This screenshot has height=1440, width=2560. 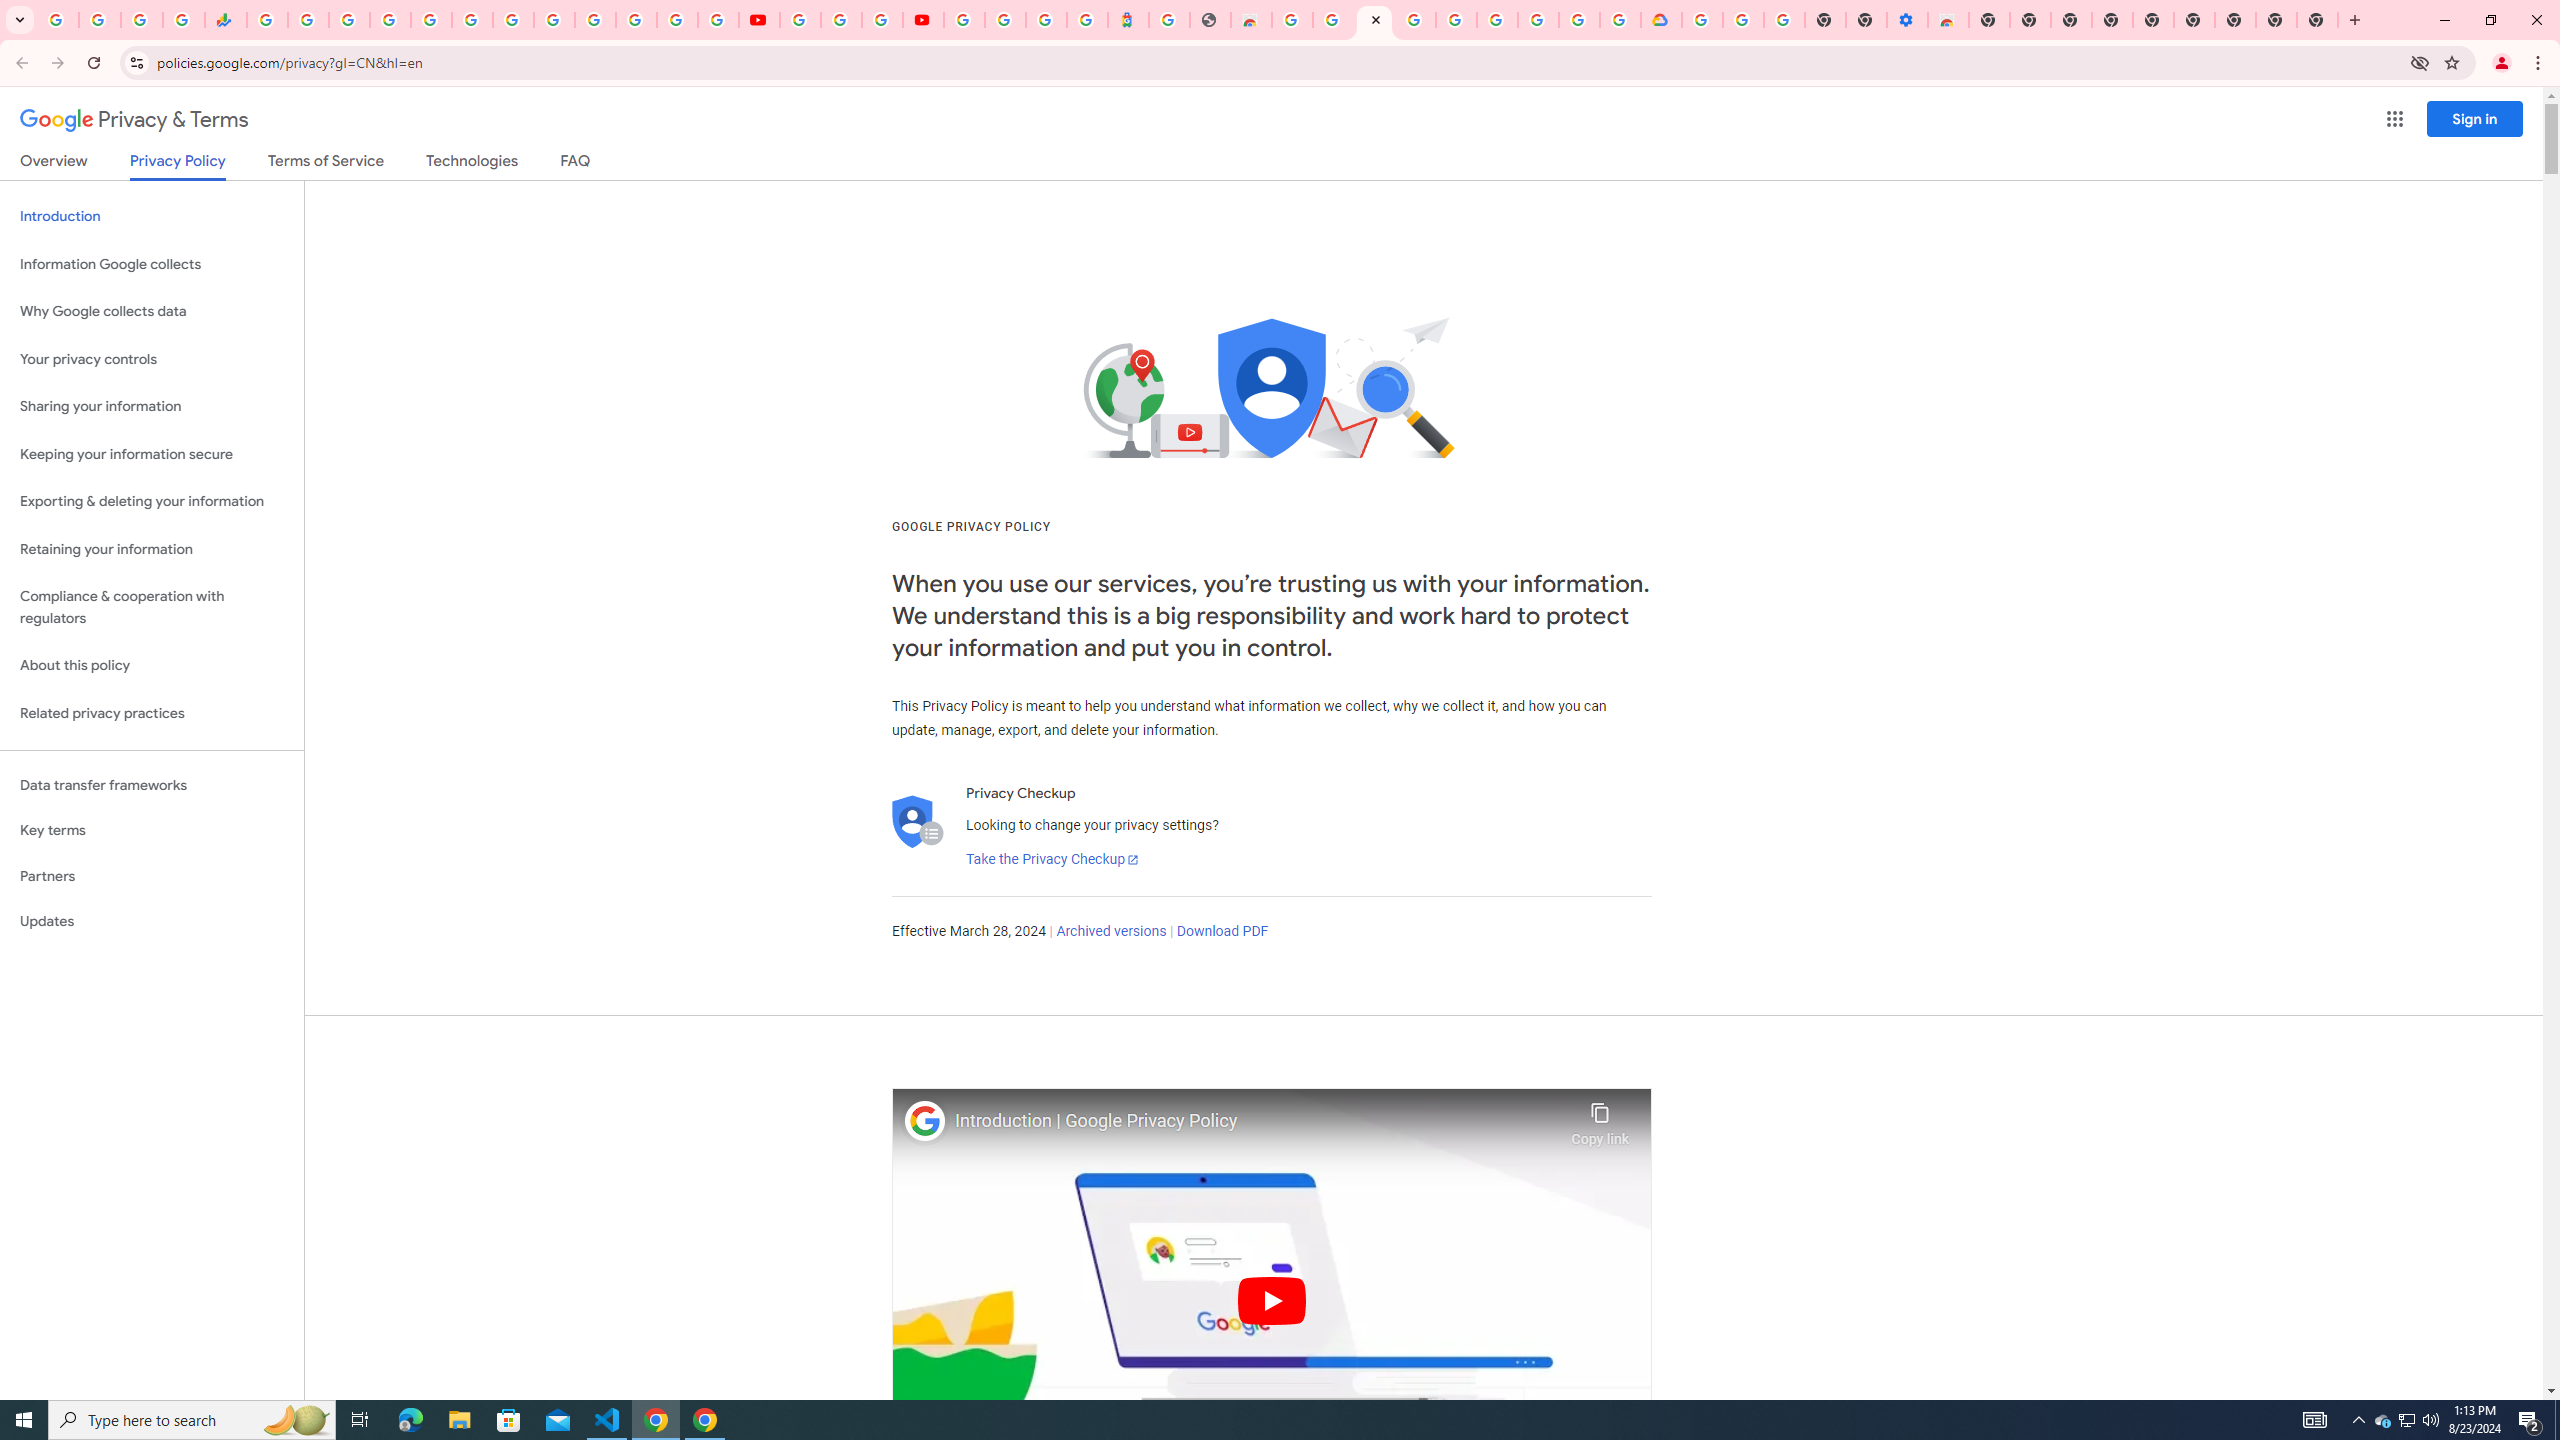 What do you see at coordinates (151, 264) in the screenshot?
I see `'Information Google collects'` at bounding box center [151, 264].